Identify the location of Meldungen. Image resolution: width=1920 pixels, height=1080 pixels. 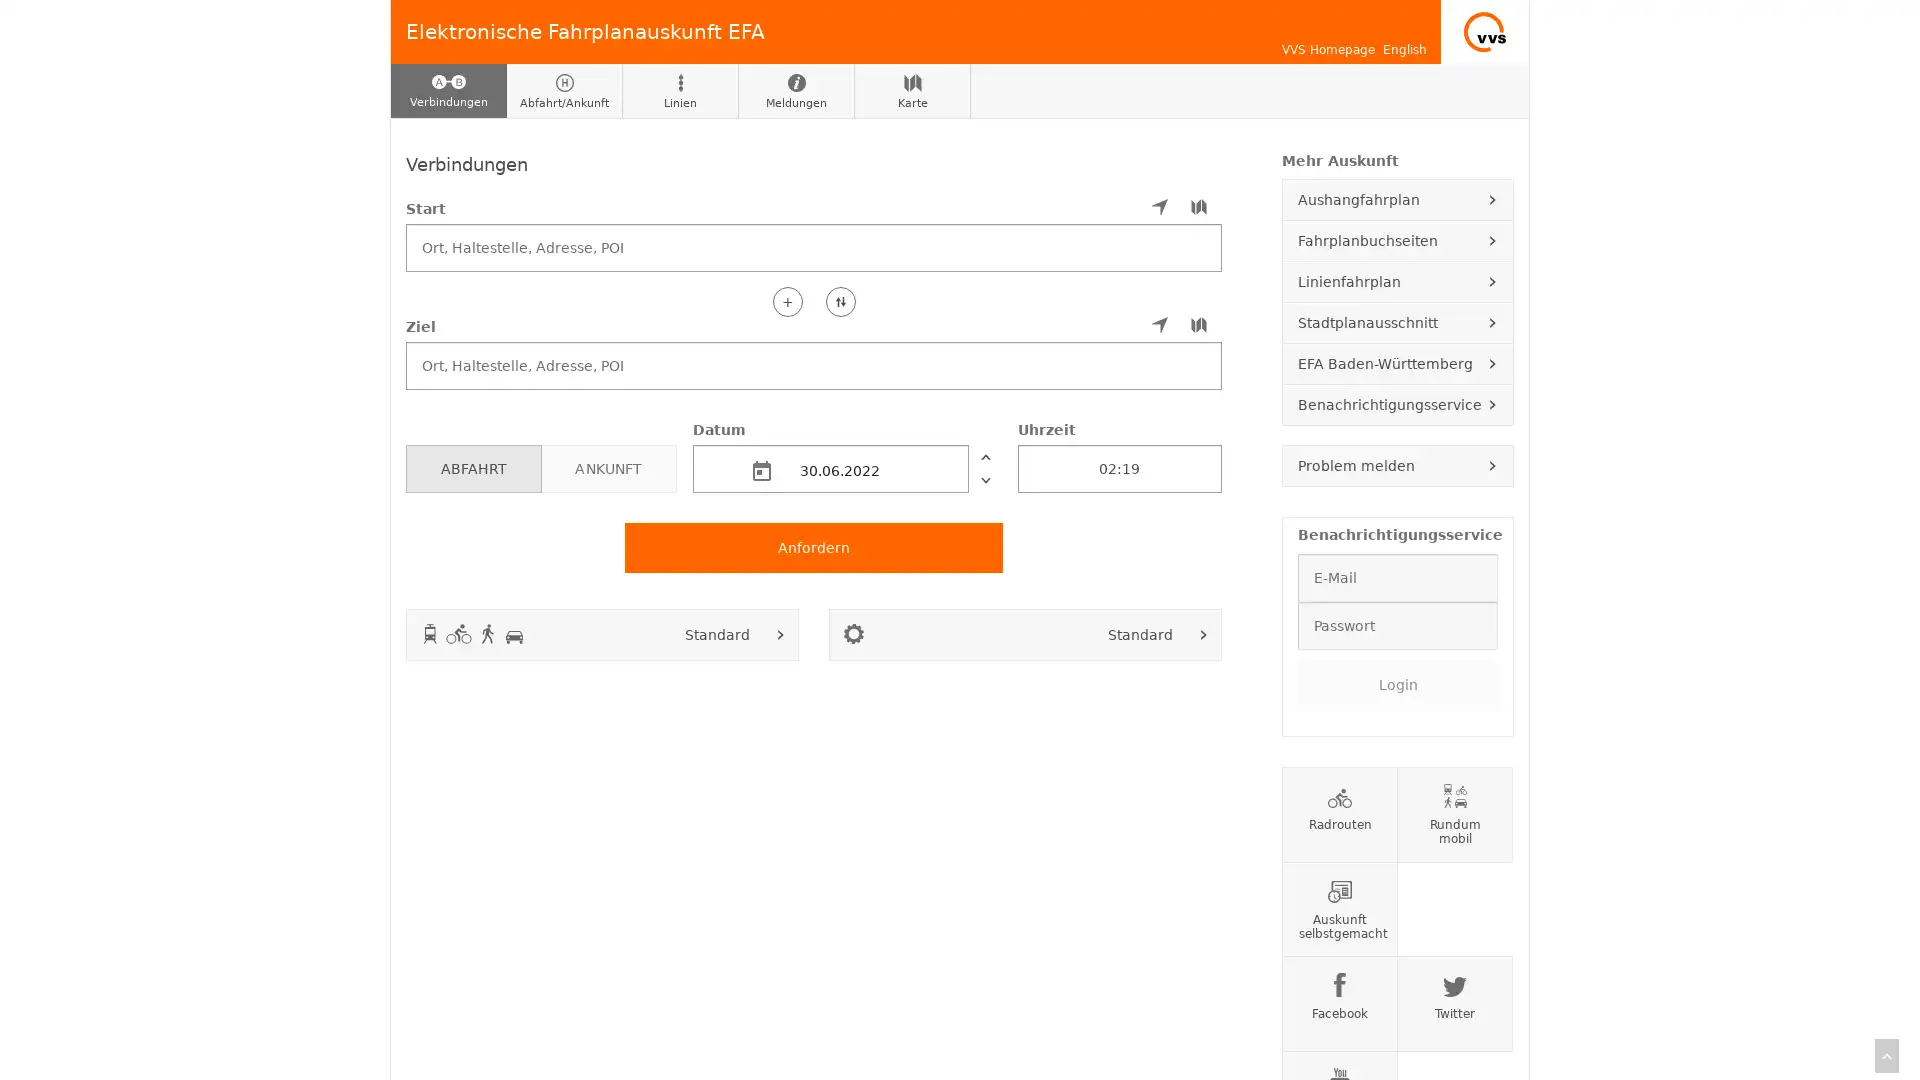
(795, 91).